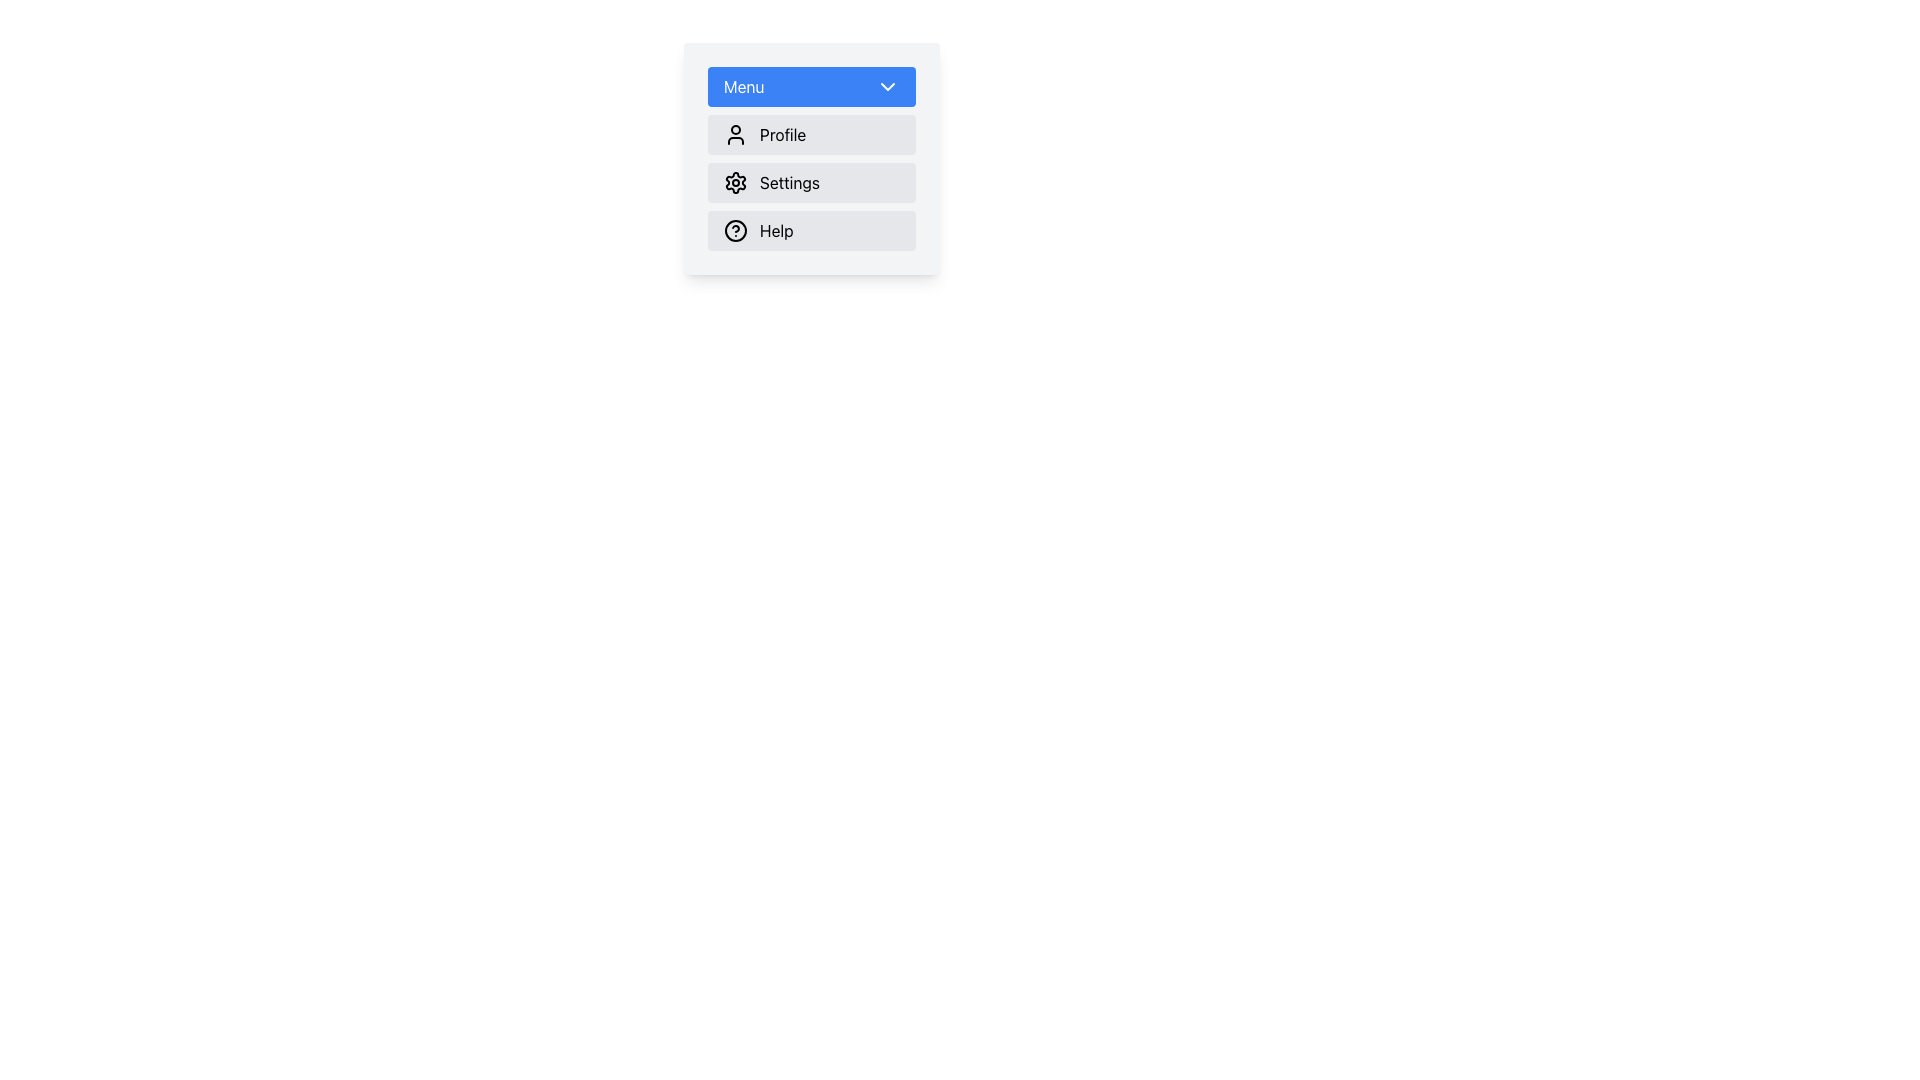 This screenshot has width=1920, height=1080. Describe the element at coordinates (811, 182) in the screenshot. I see `the second item in the dropdown menu labeled 'Menu'` at that location.